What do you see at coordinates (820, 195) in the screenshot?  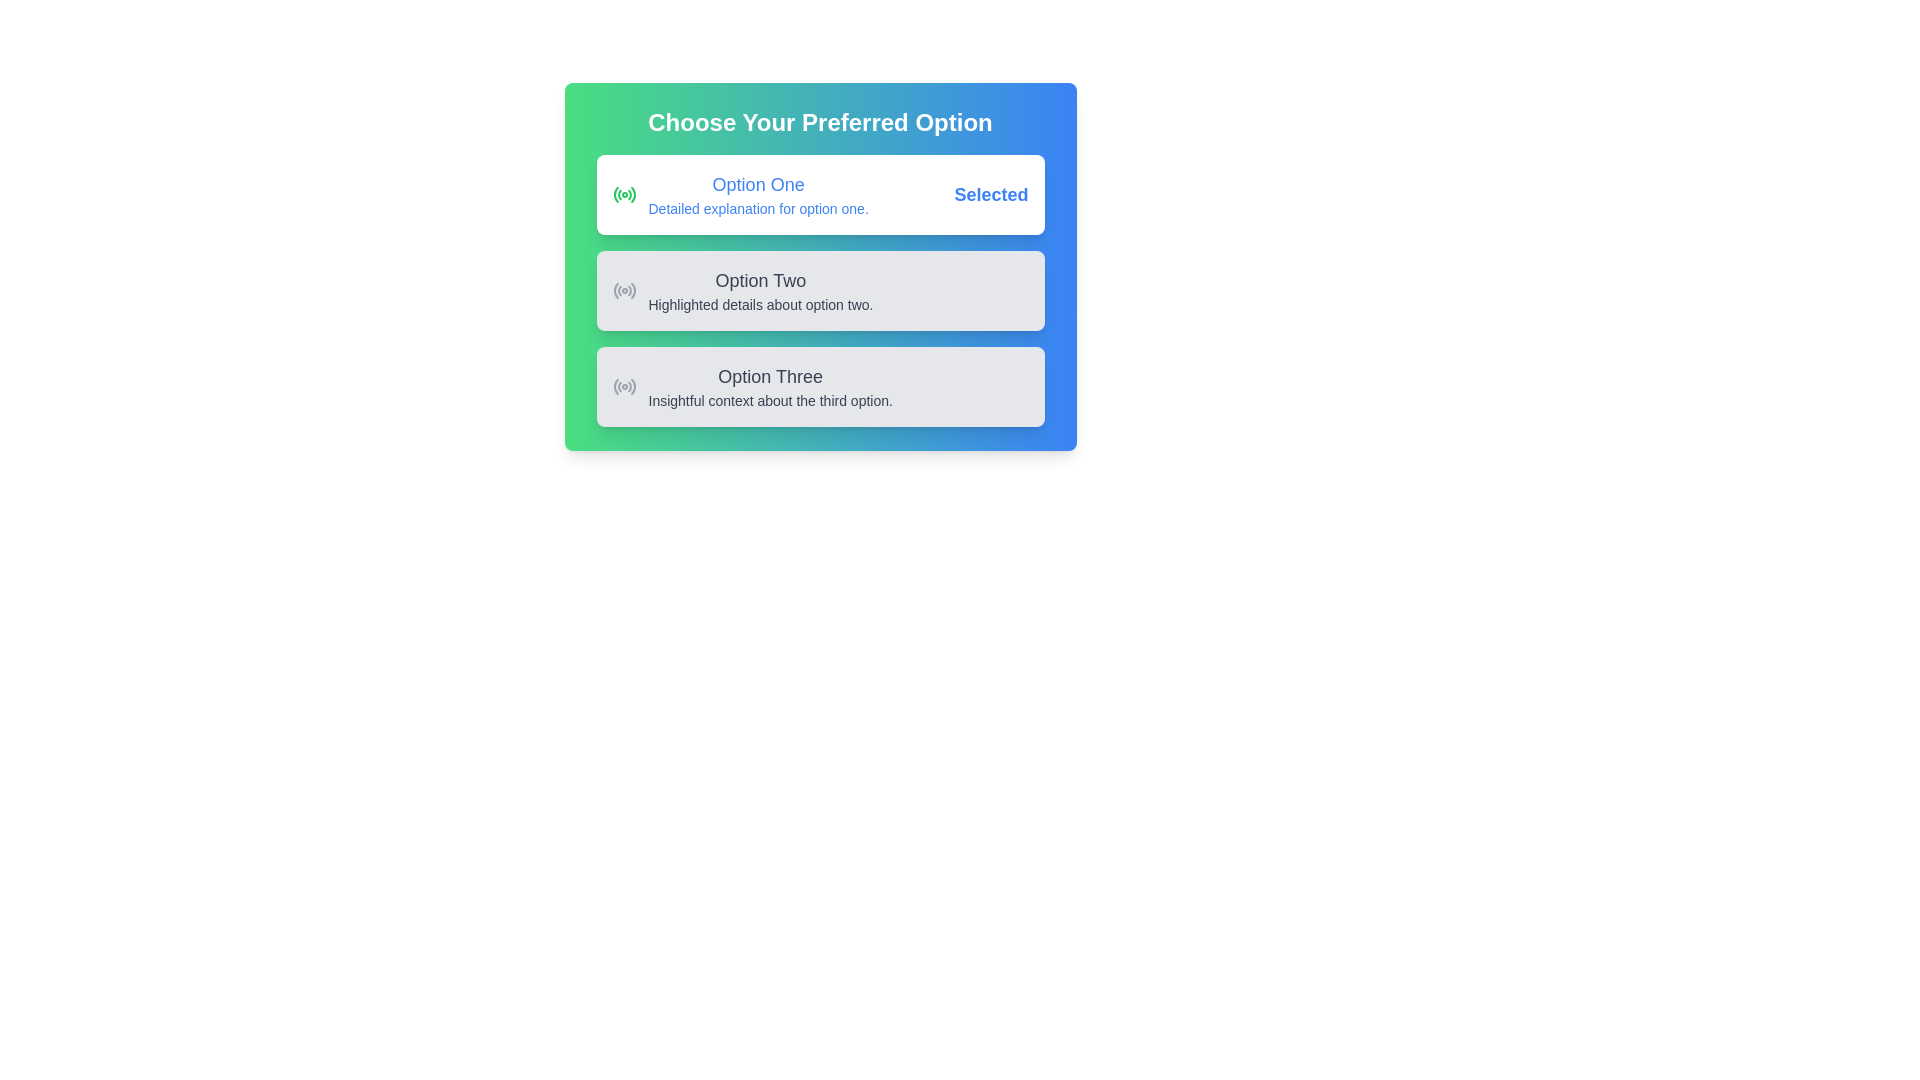 I see `the first selectable option labeled 'Option One'` at bounding box center [820, 195].